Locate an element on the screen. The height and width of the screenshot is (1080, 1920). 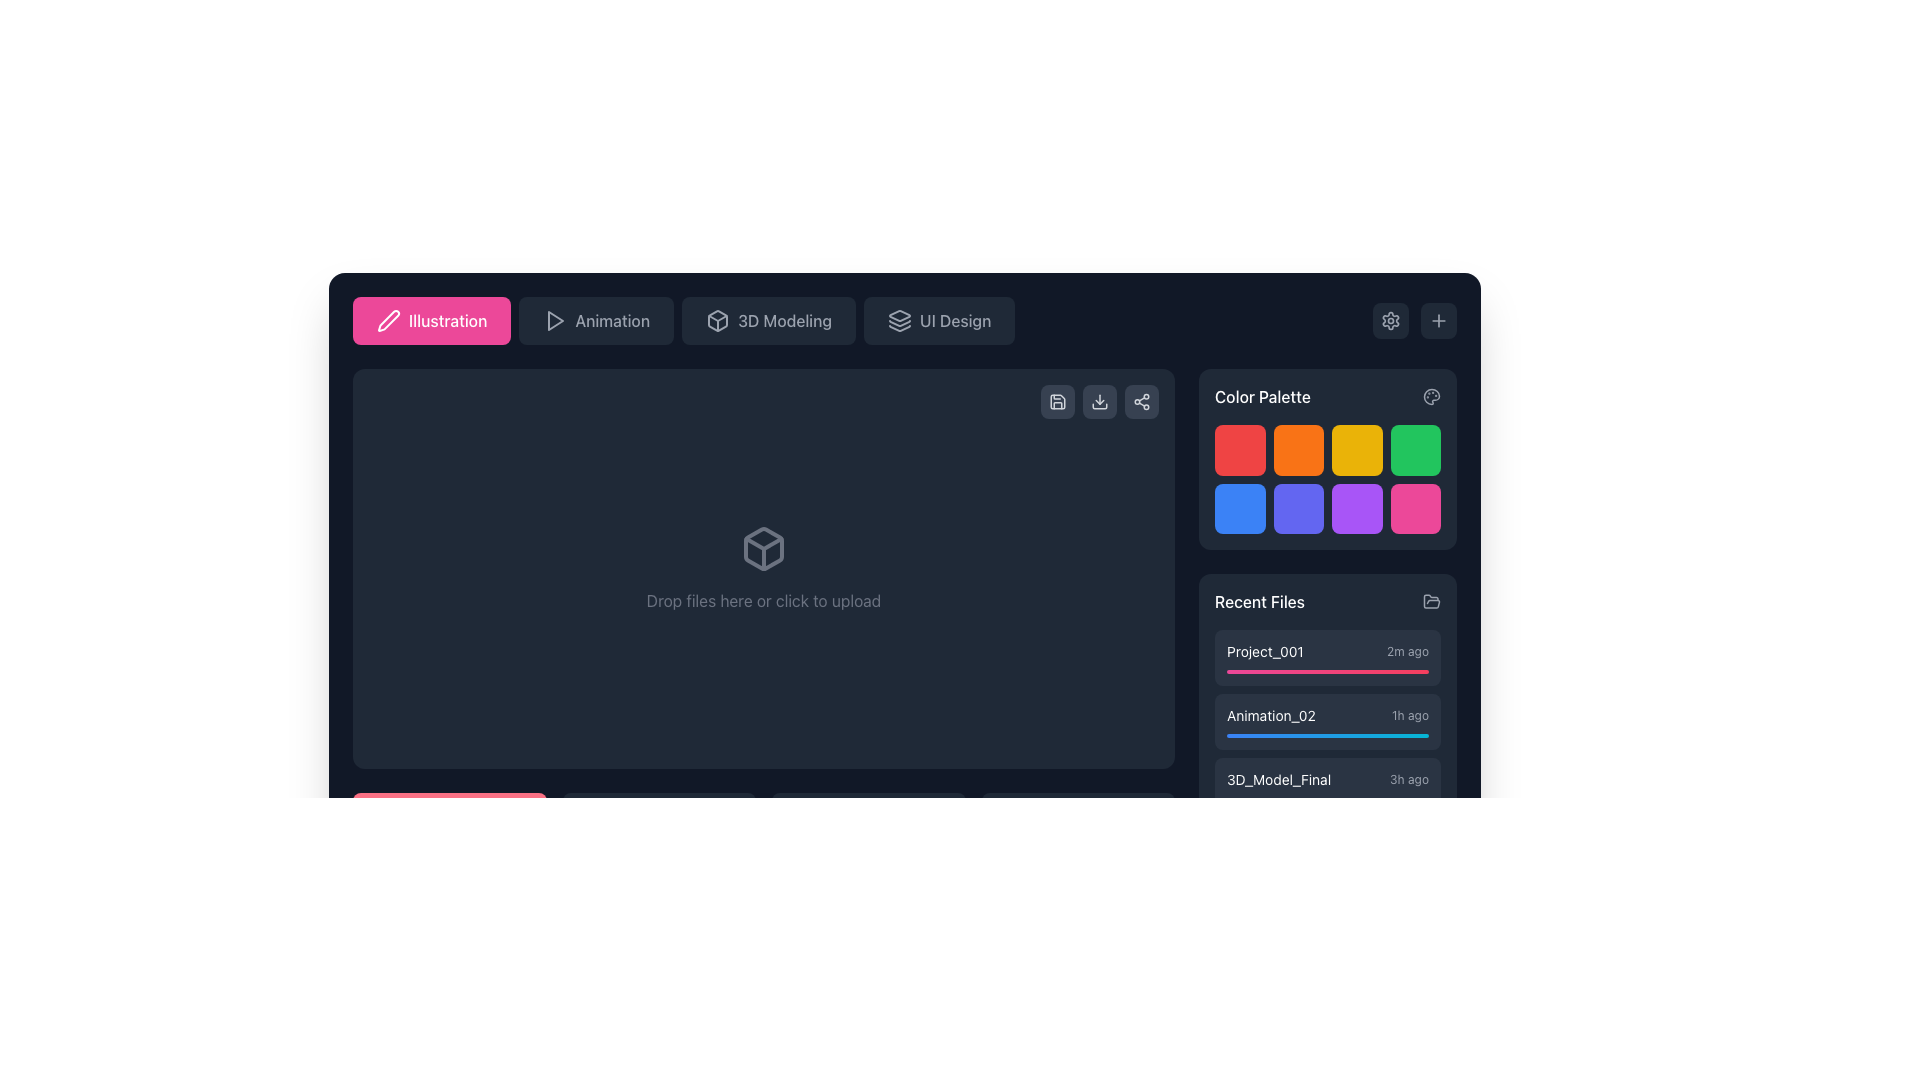
the '3D Modeling' text label within the button is located at coordinates (784, 319).